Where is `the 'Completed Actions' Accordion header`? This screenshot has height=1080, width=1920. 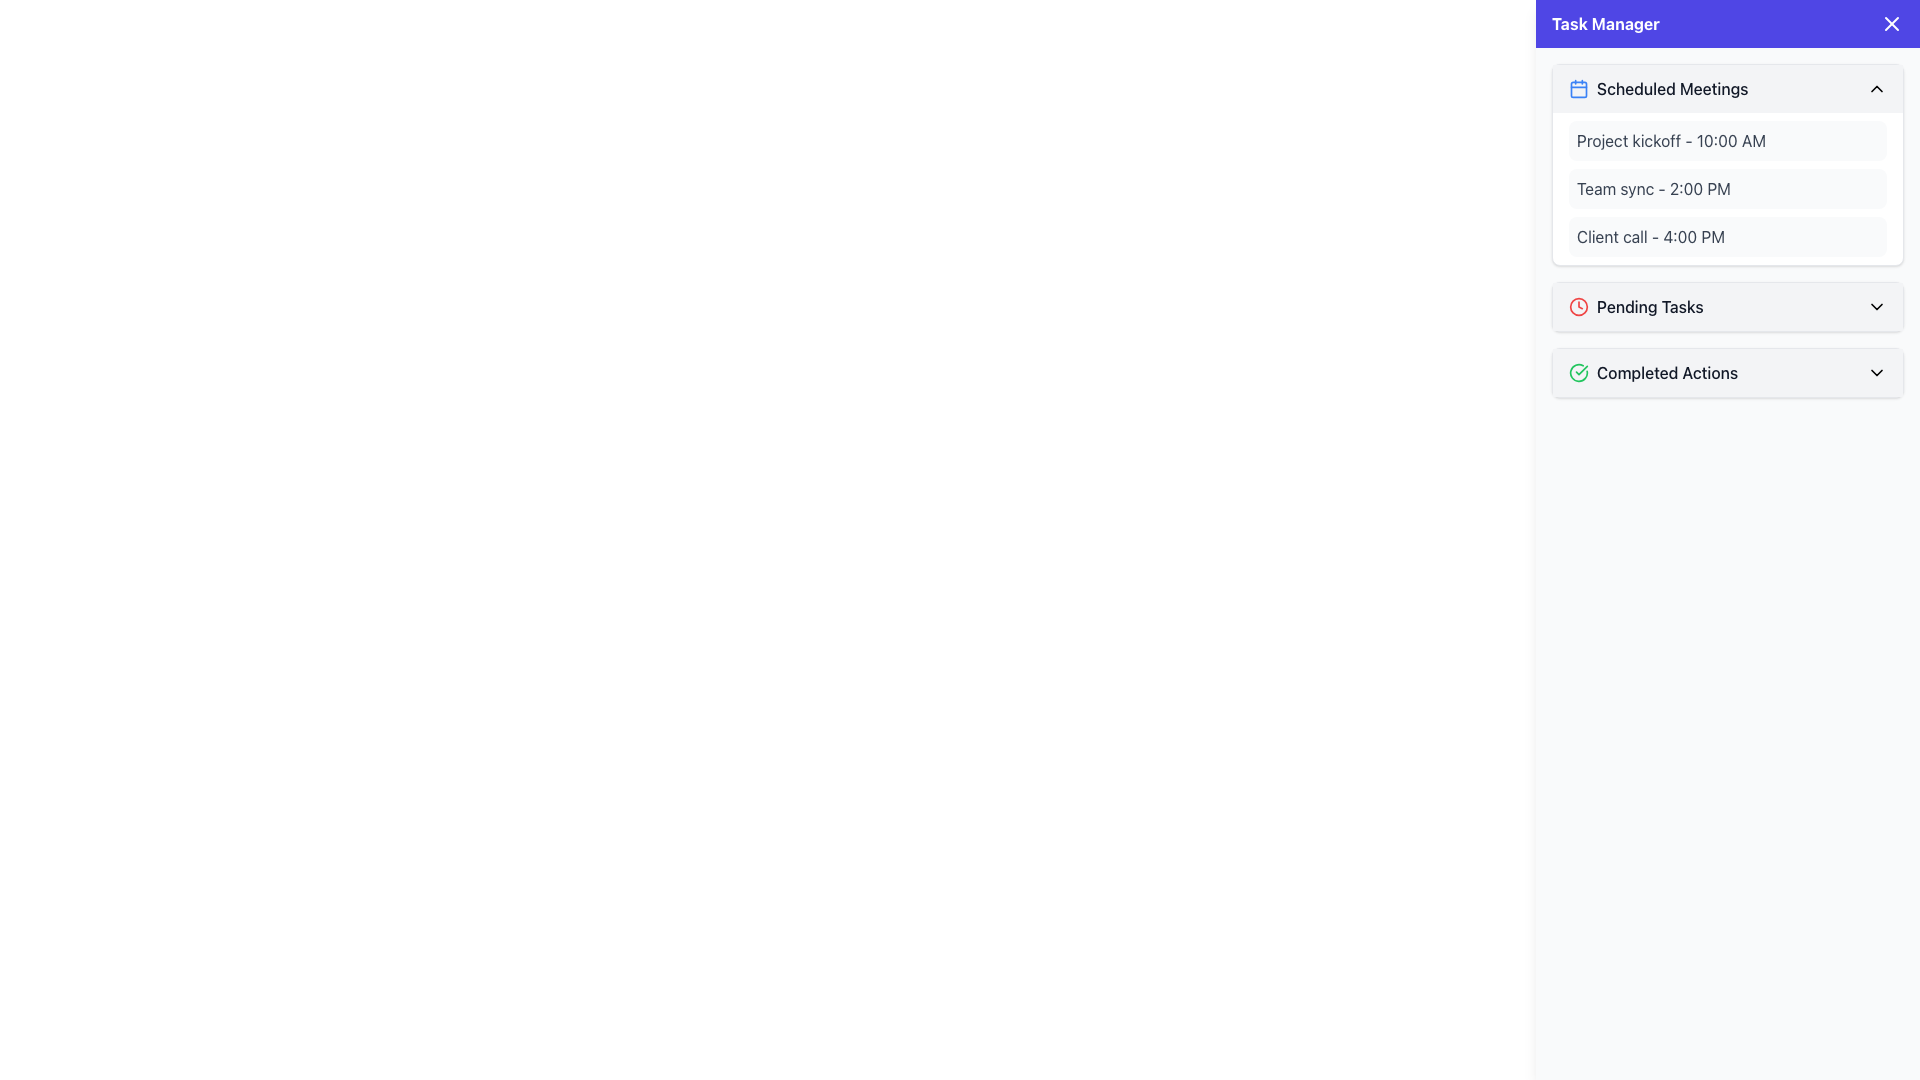
the 'Completed Actions' Accordion header is located at coordinates (1727, 373).